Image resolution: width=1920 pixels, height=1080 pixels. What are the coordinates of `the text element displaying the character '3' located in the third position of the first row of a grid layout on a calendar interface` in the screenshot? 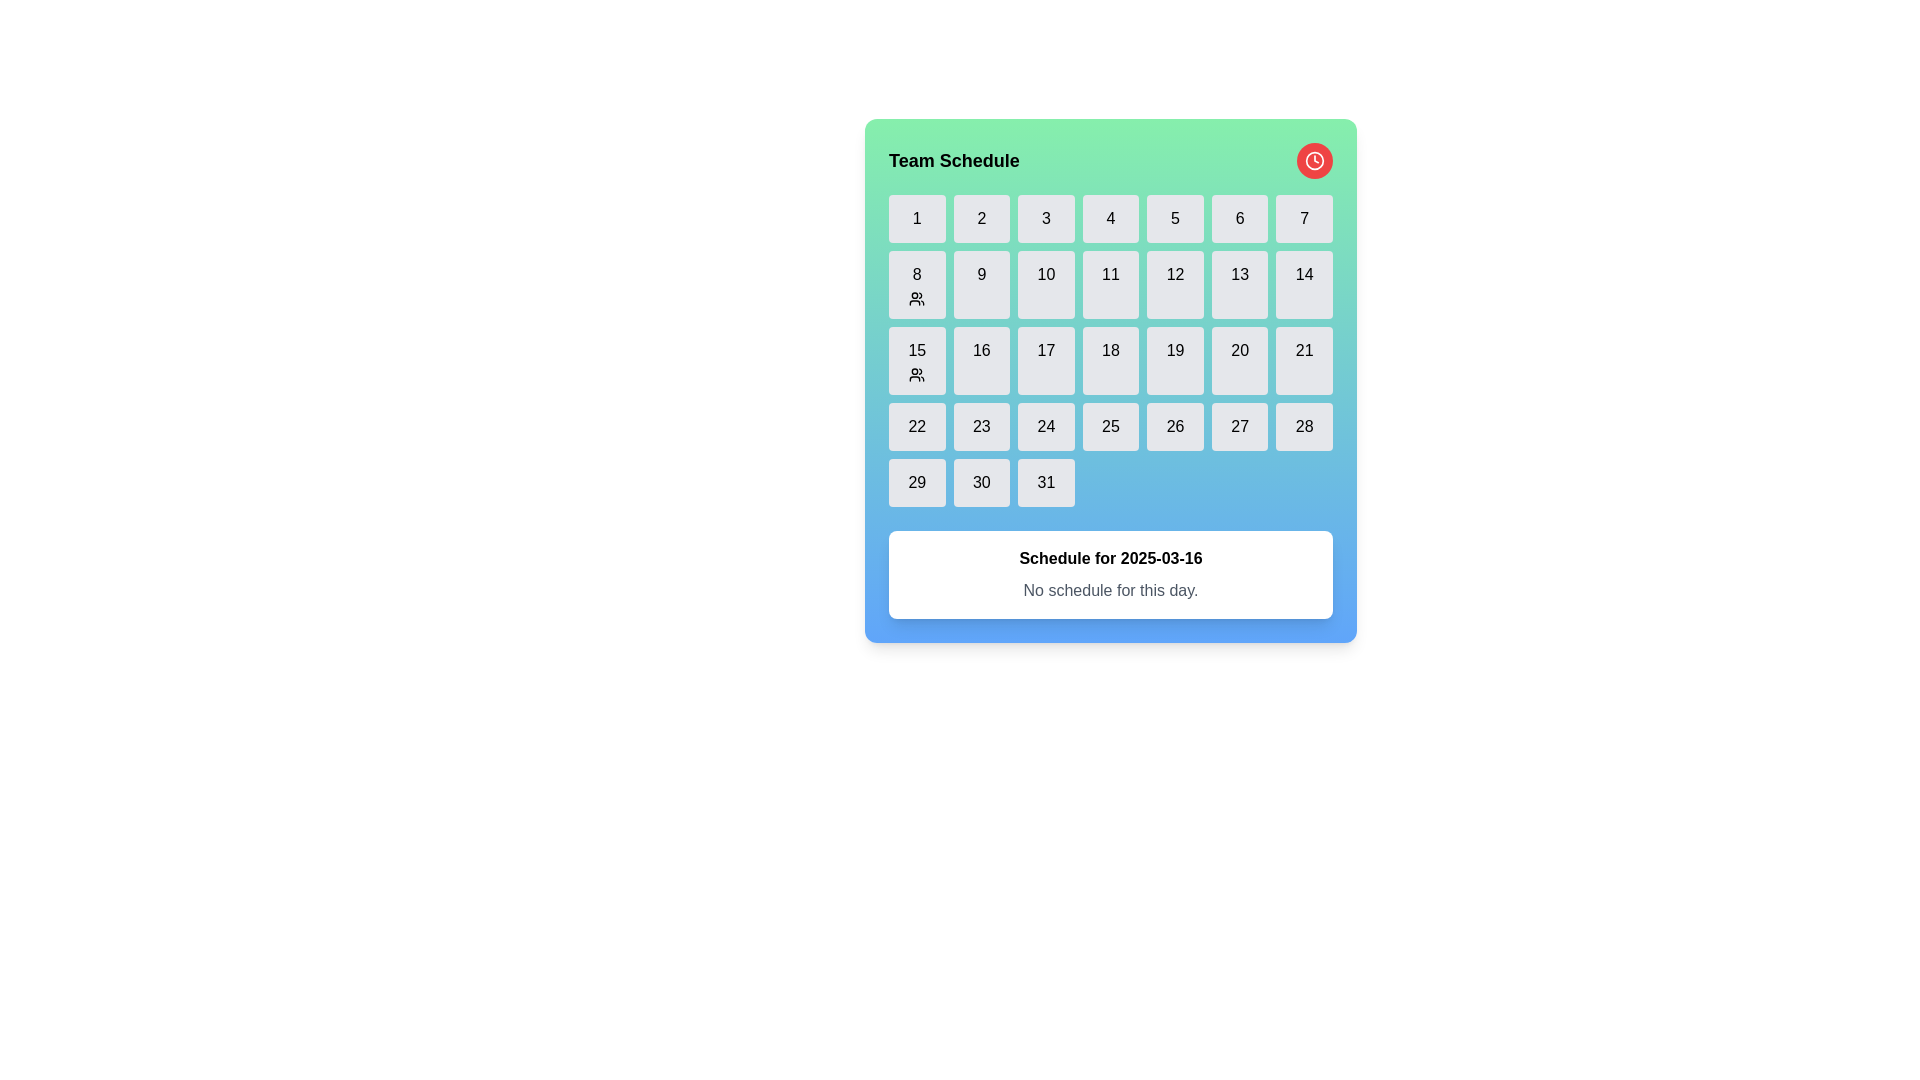 It's located at (1045, 219).